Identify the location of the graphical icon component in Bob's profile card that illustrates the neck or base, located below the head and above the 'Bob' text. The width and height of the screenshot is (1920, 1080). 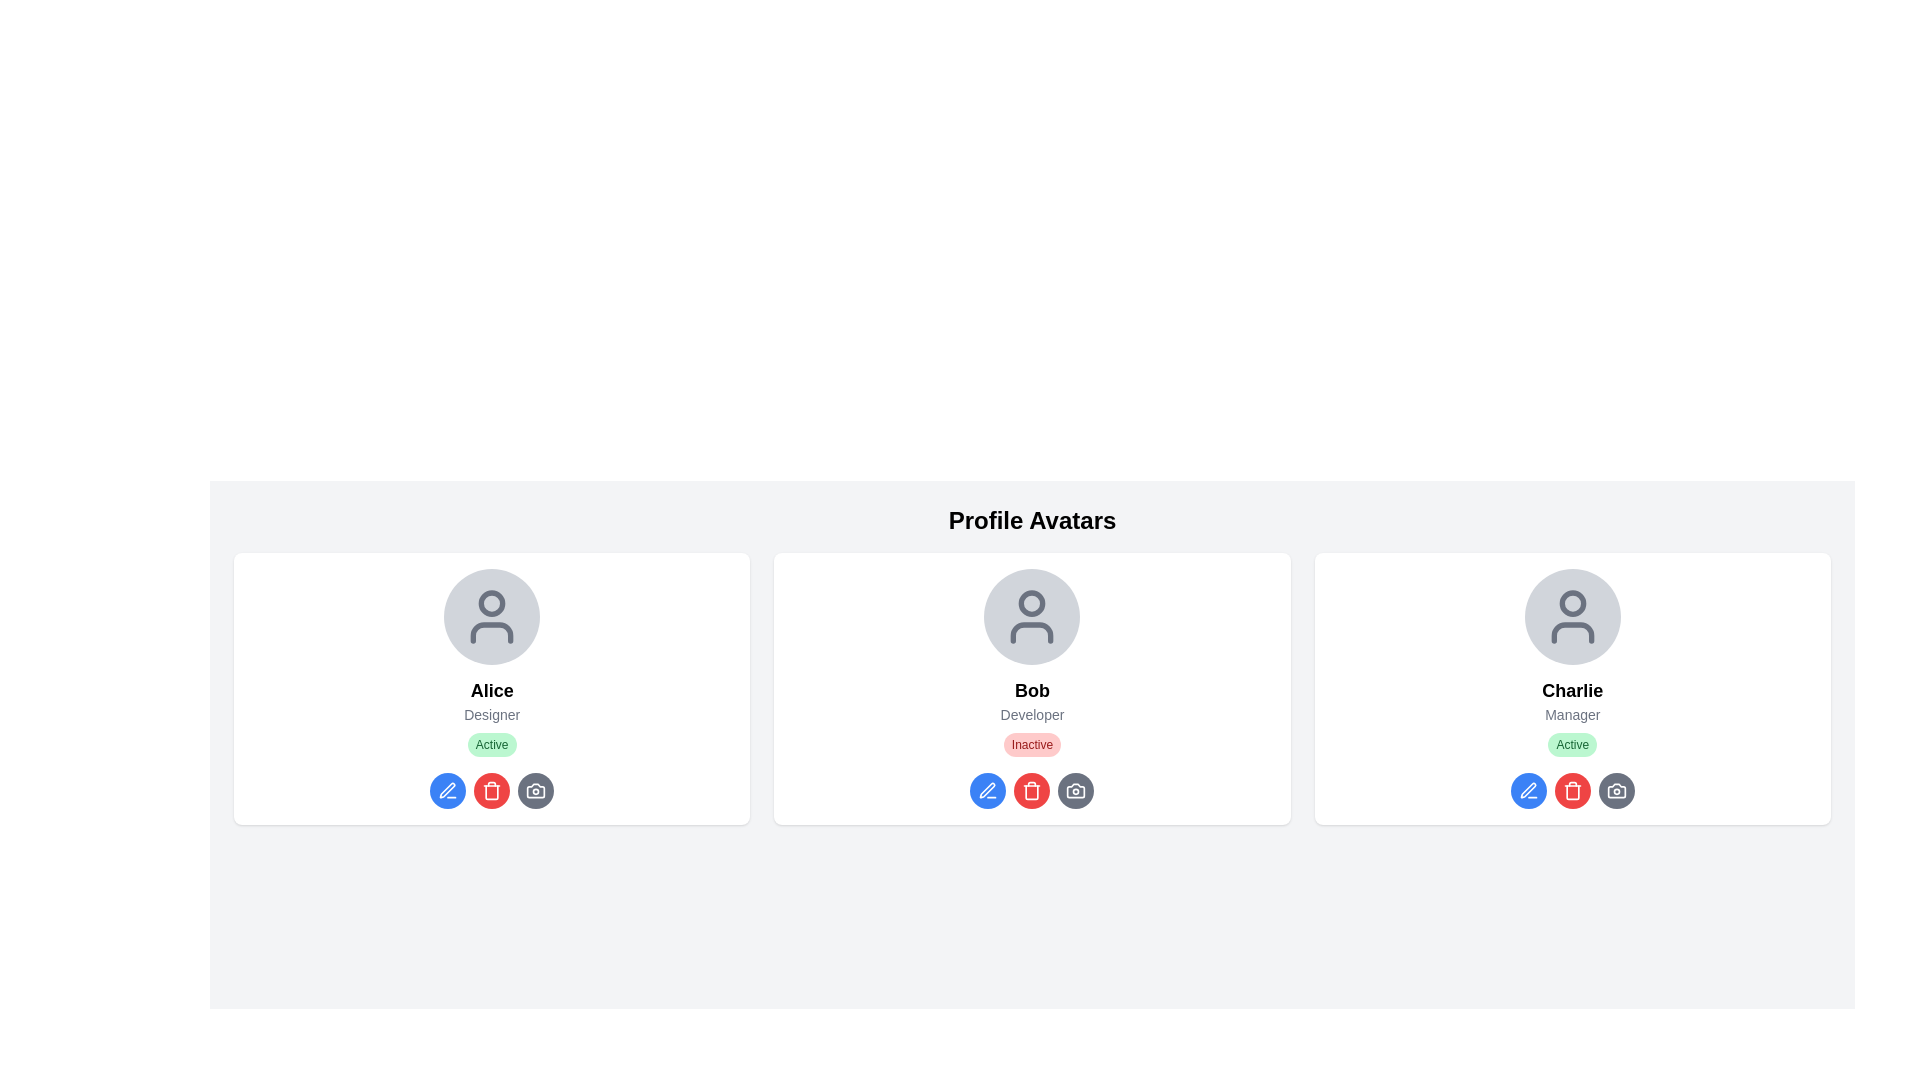
(1032, 632).